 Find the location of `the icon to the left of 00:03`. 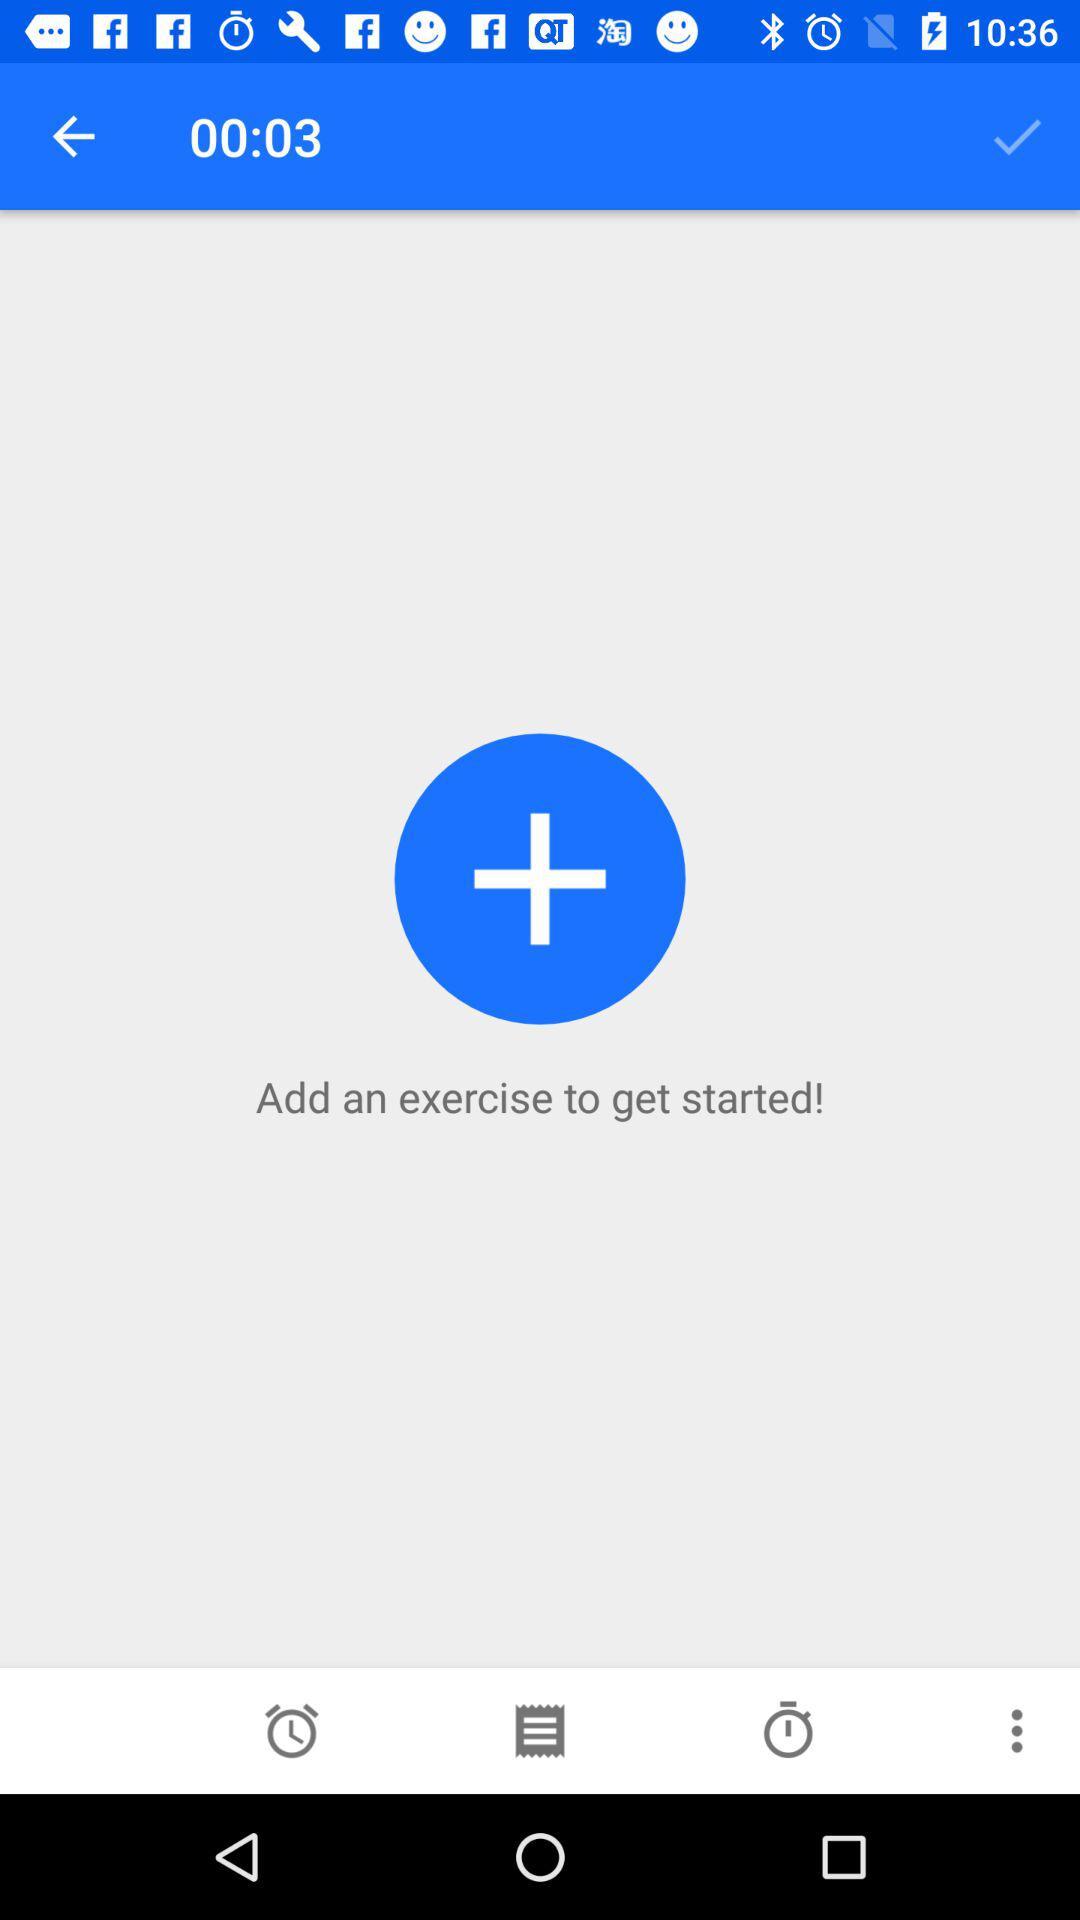

the icon to the left of 00:03 is located at coordinates (72, 135).